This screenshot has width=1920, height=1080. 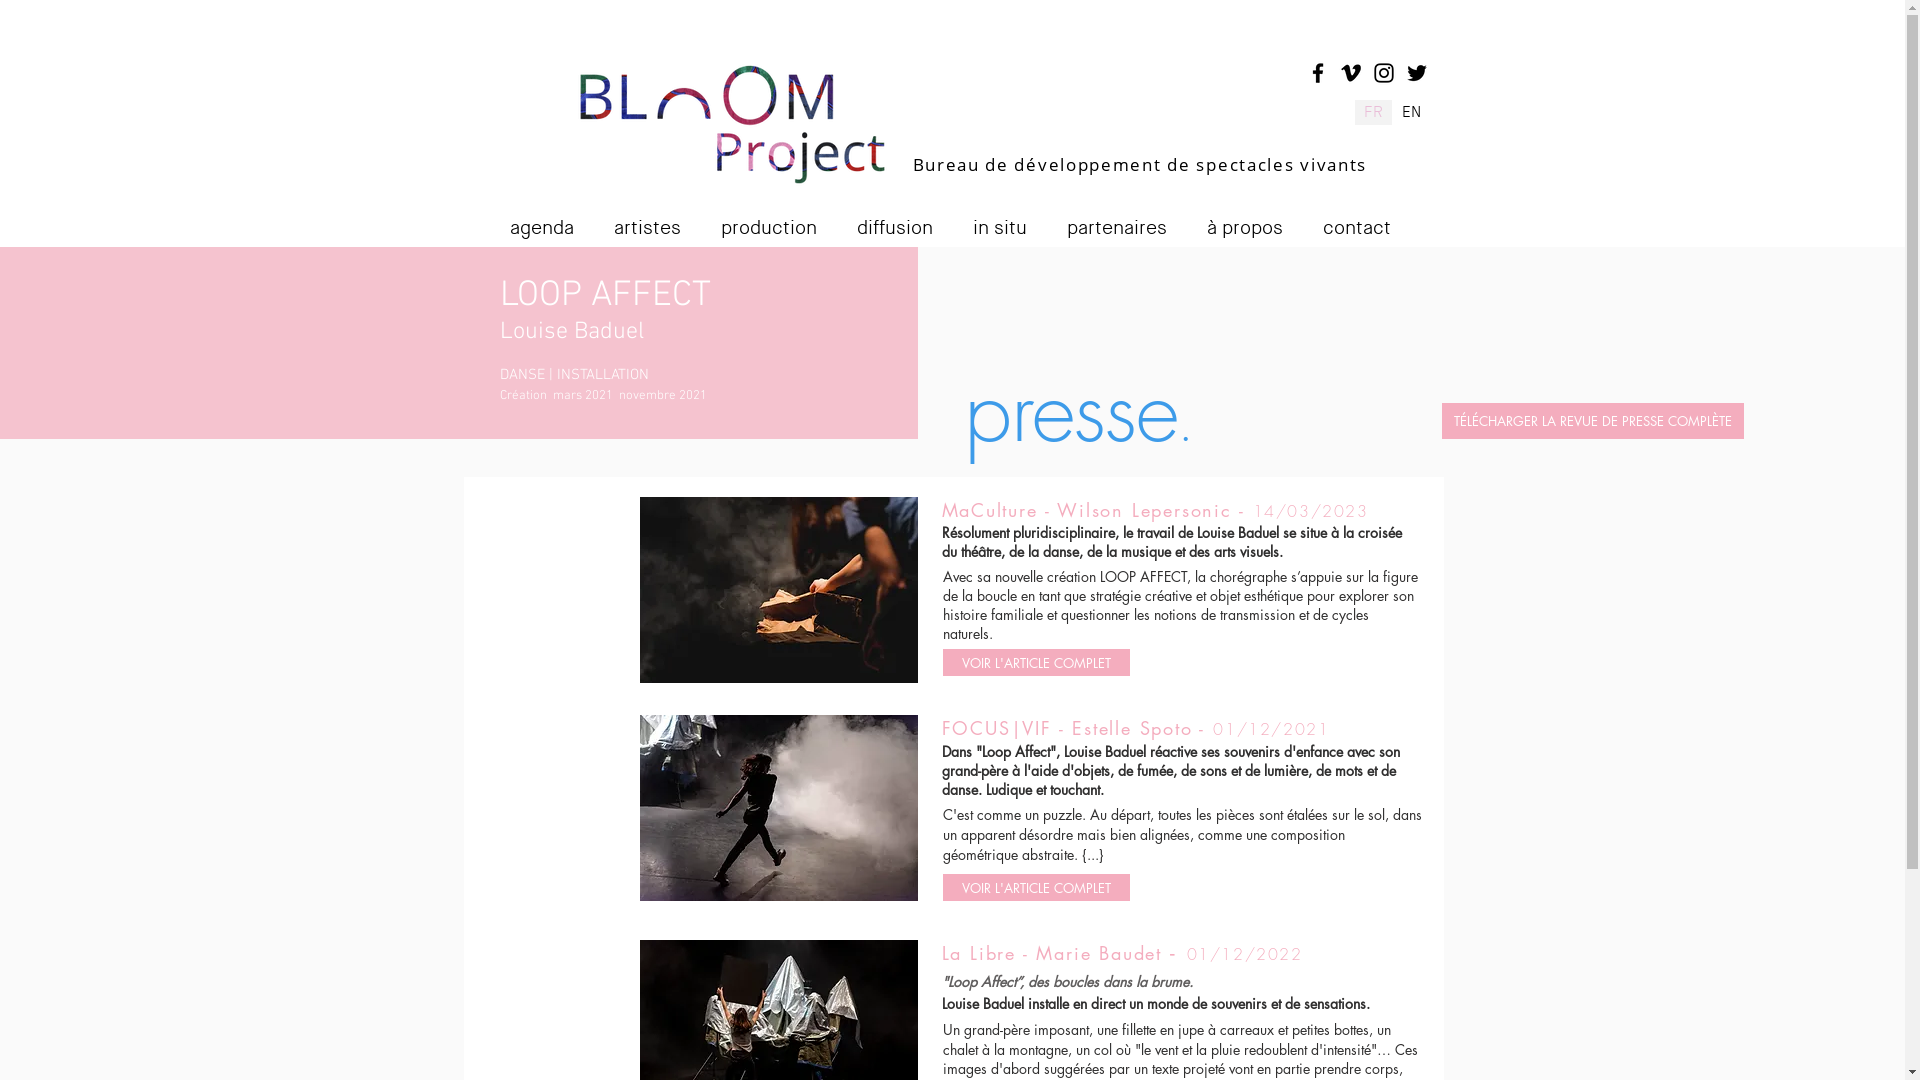 What do you see at coordinates (778, 219) in the screenshot?
I see `'production'` at bounding box center [778, 219].